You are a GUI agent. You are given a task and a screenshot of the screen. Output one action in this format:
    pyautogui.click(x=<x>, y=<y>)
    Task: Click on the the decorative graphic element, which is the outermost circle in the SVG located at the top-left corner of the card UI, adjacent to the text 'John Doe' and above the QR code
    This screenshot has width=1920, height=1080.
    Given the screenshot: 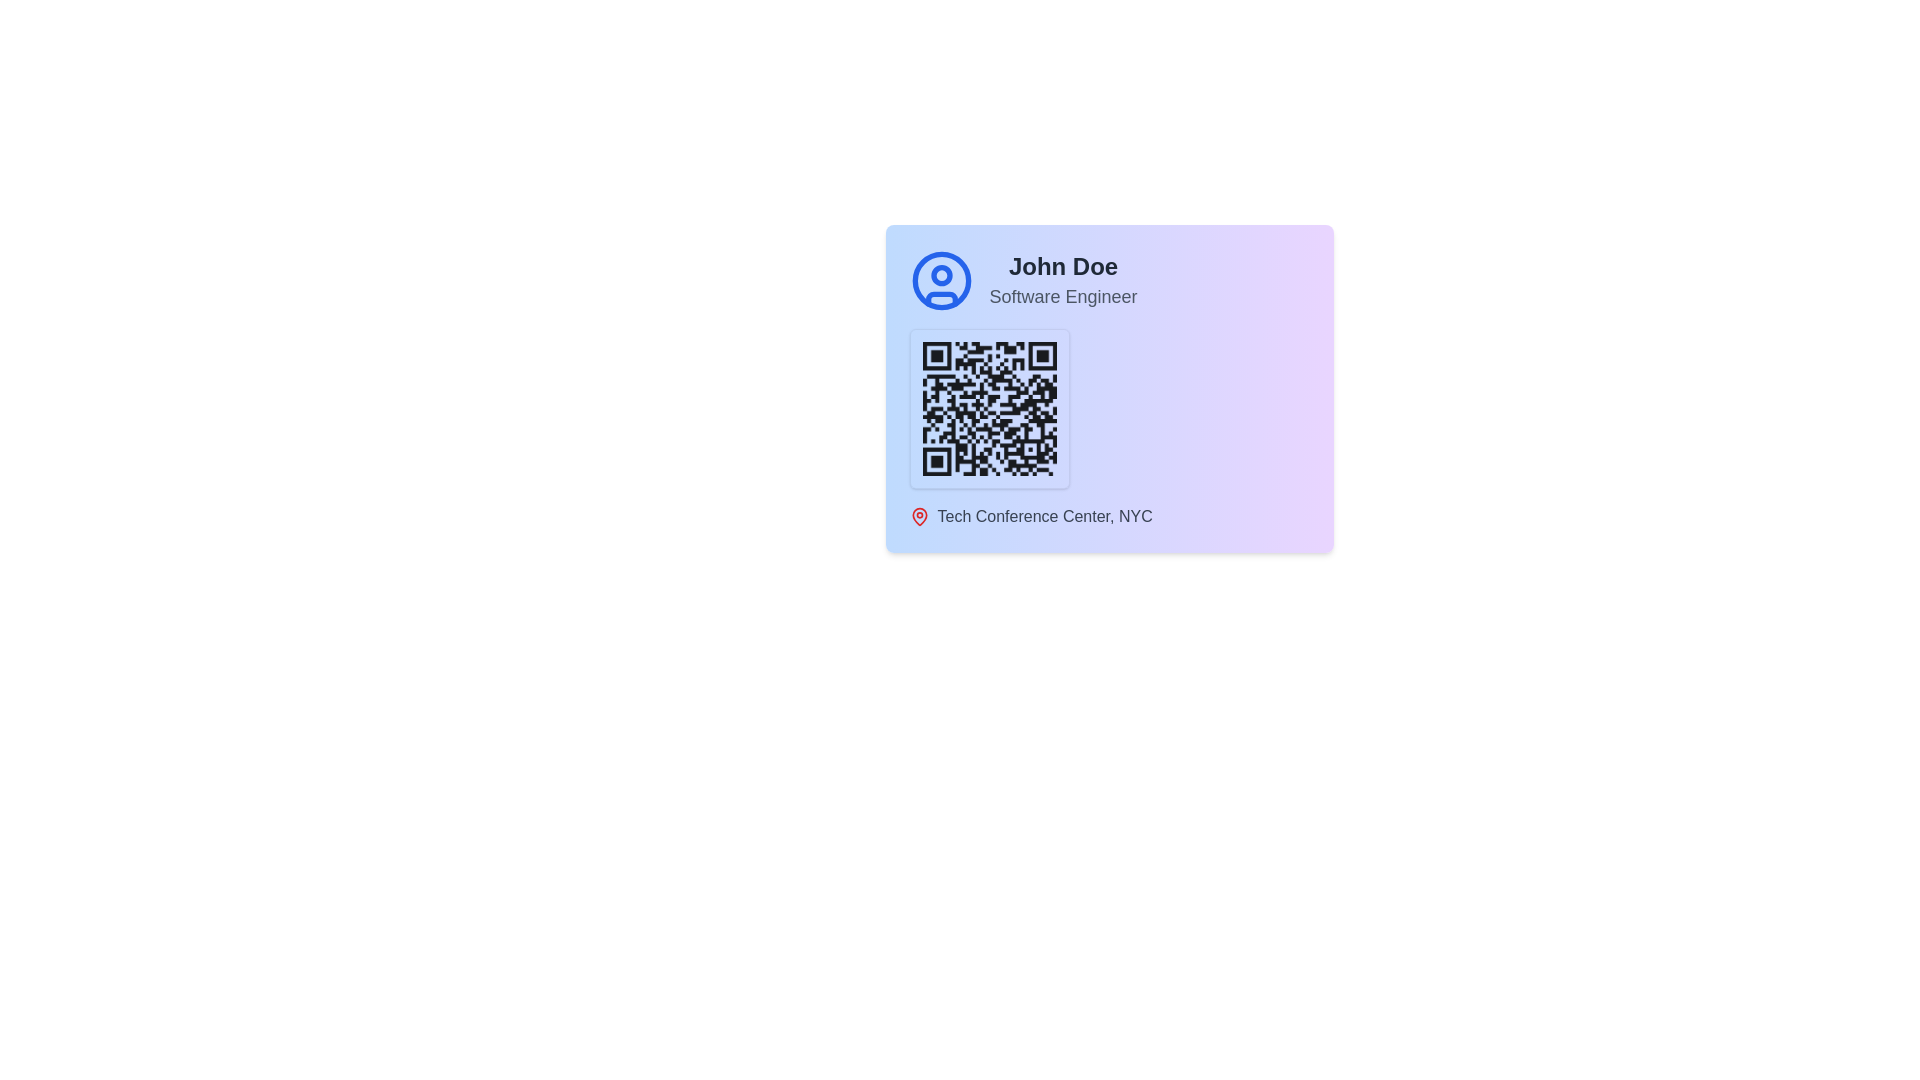 What is the action you would take?
    pyautogui.click(x=940, y=281)
    